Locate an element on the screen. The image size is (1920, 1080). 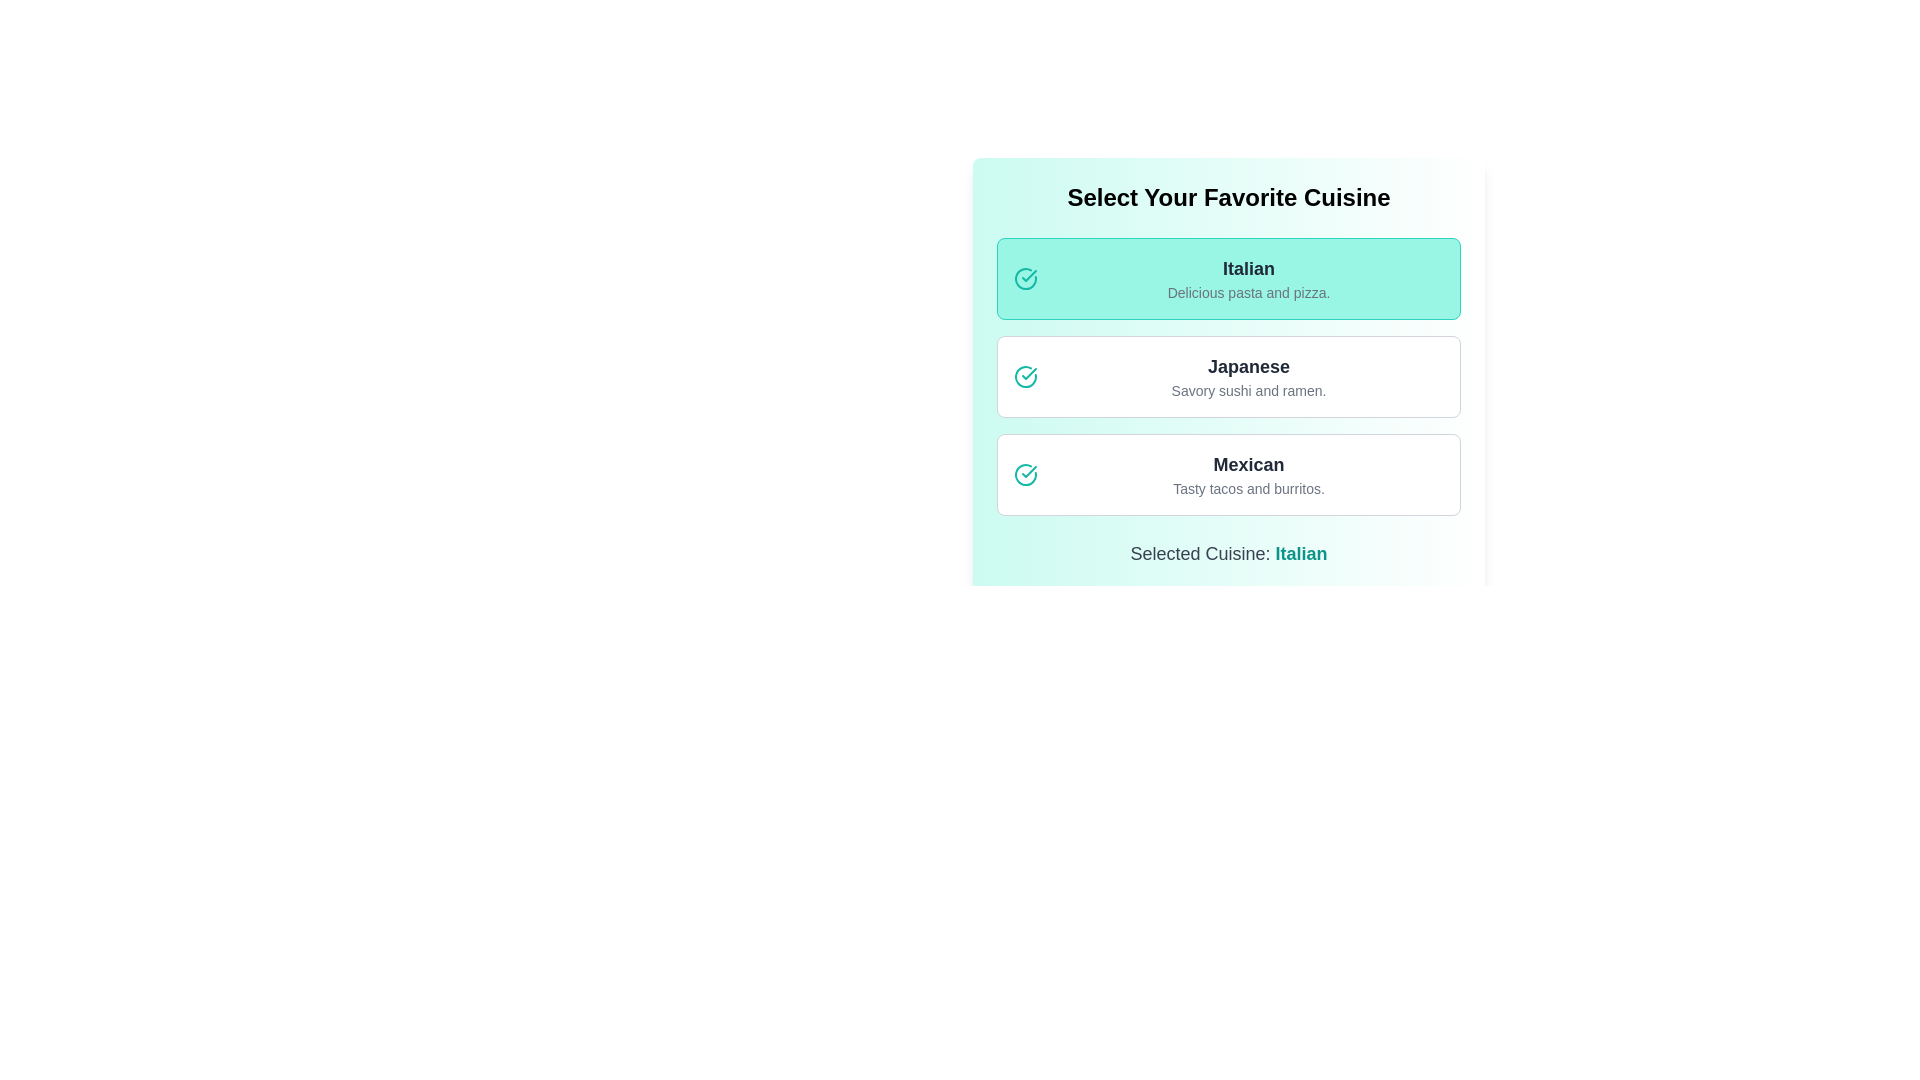
the selection status of the 'Italian' option icon, which is positioned in the top section of the cuisine choices list is located at coordinates (1026, 278).